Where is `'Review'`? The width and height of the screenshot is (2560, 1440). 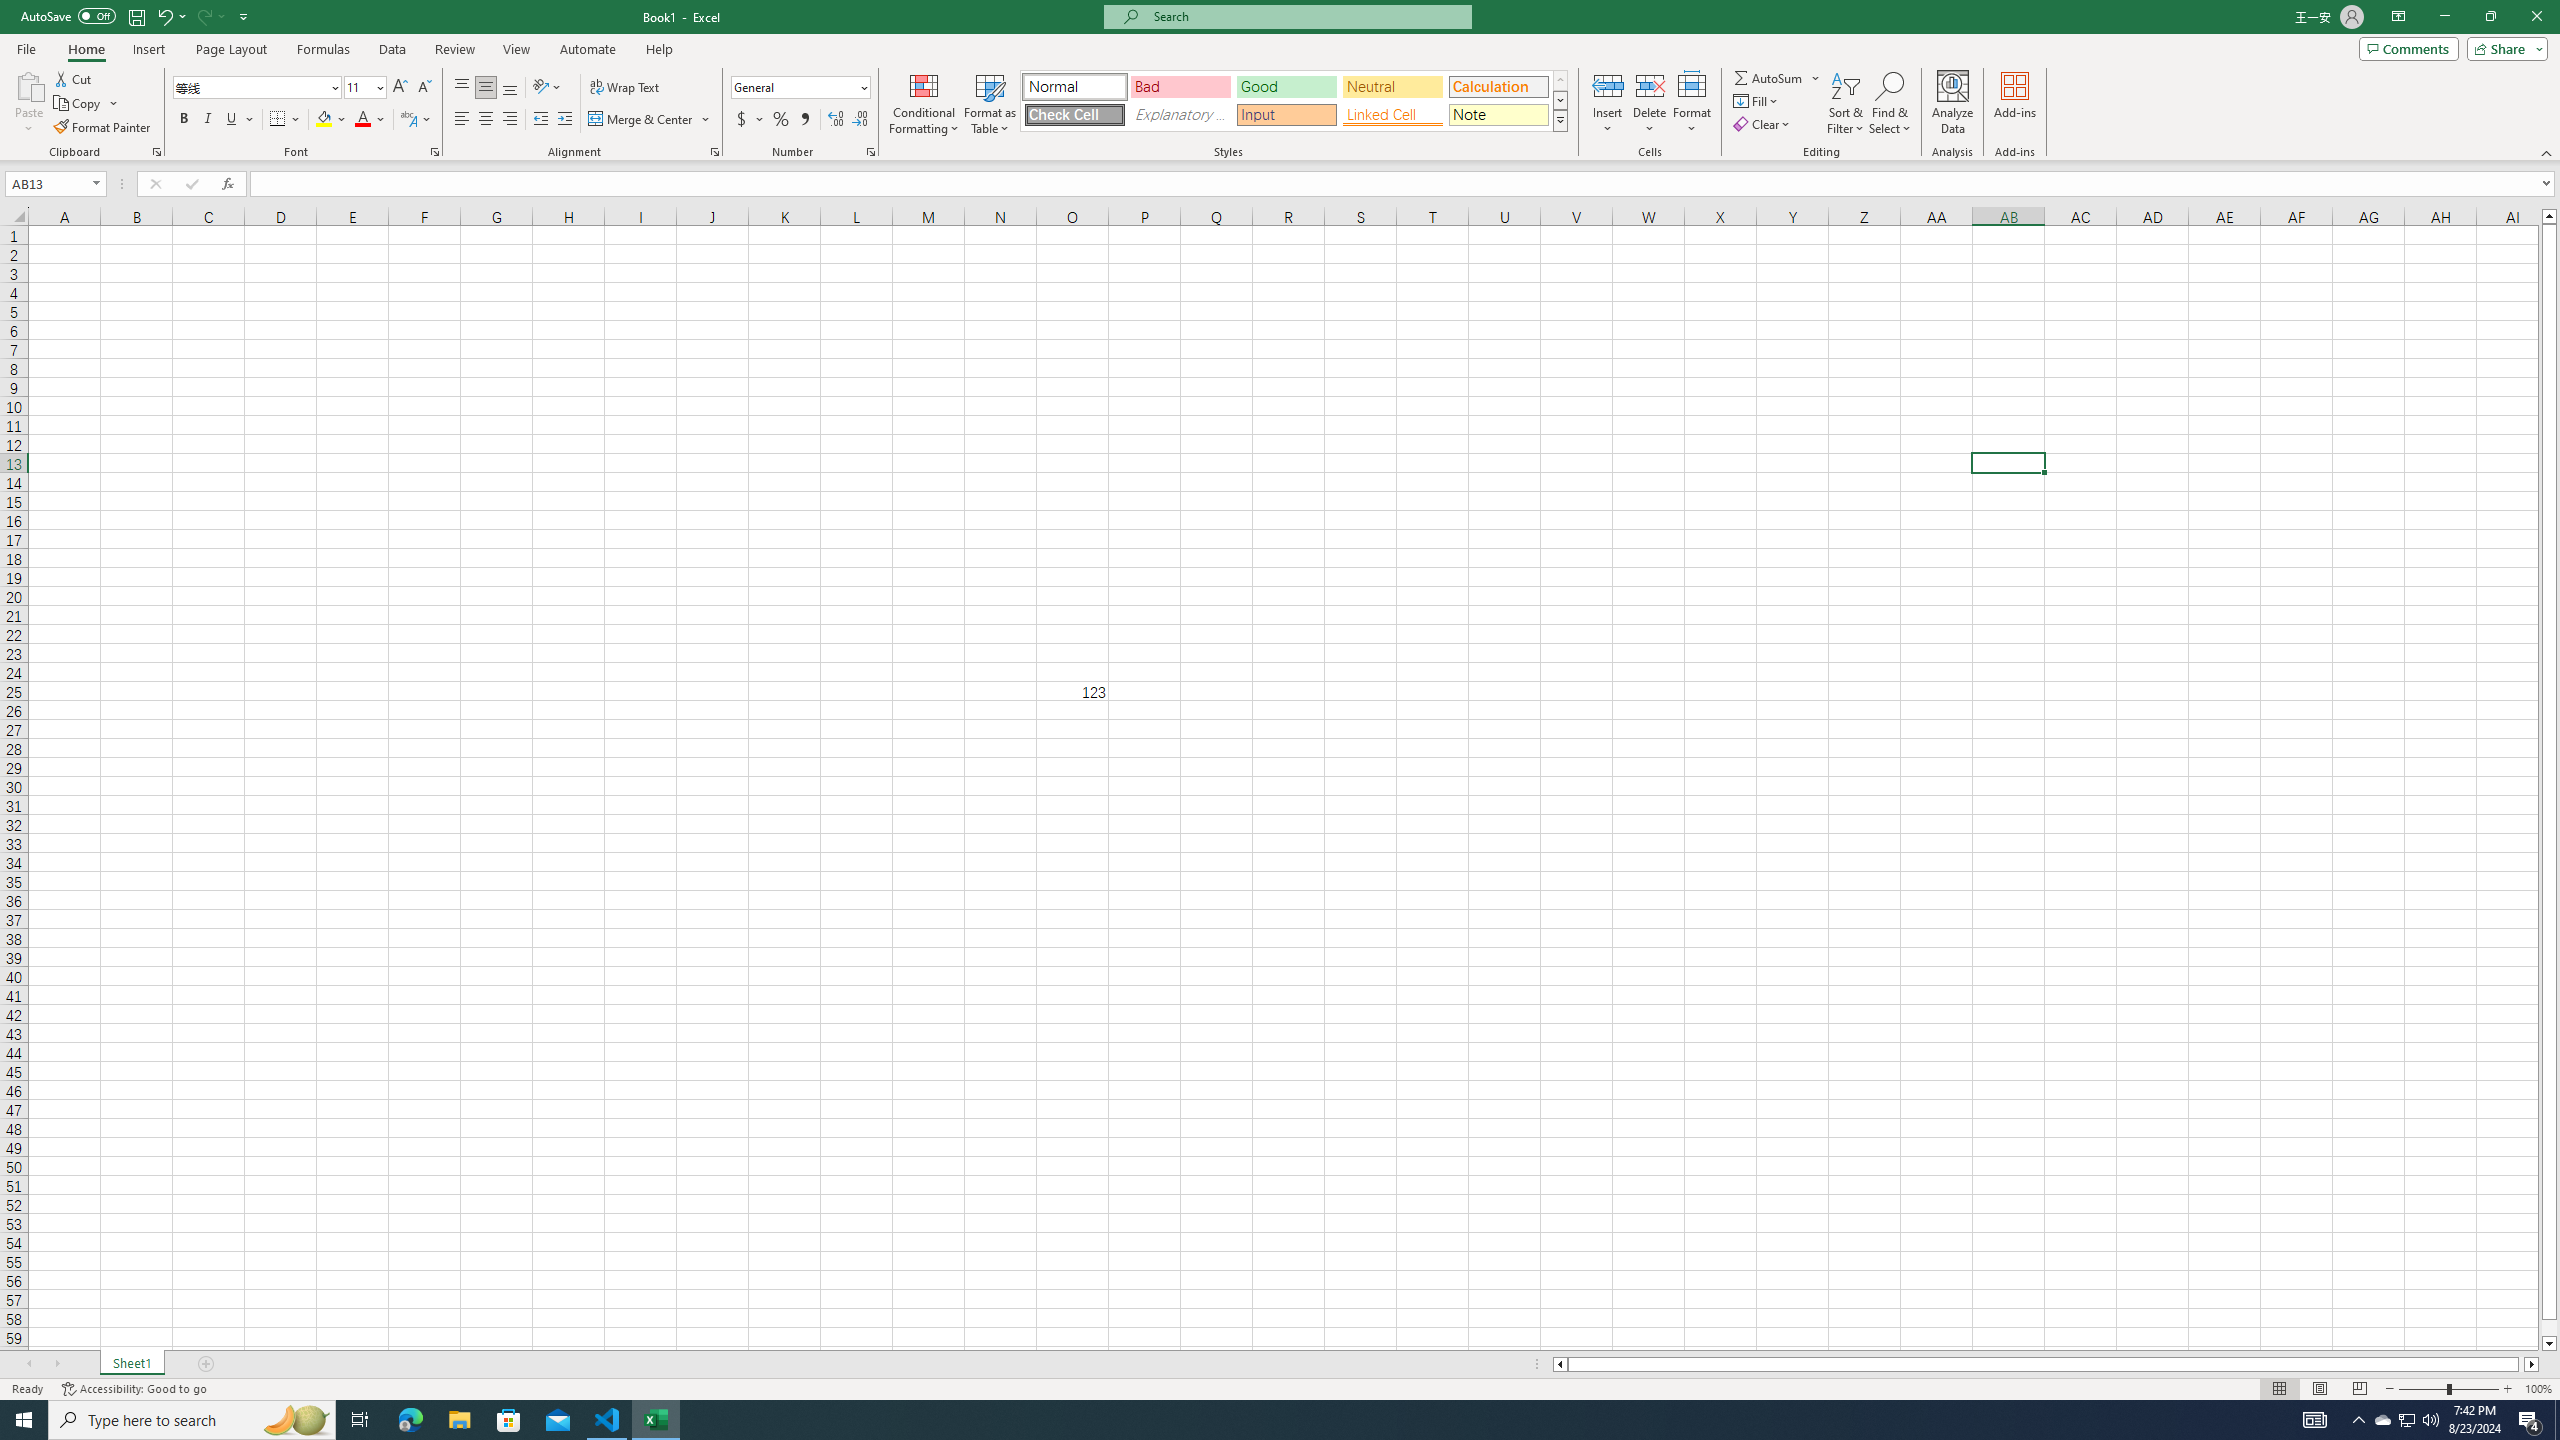
'Review' is located at coordinates (453, 49).